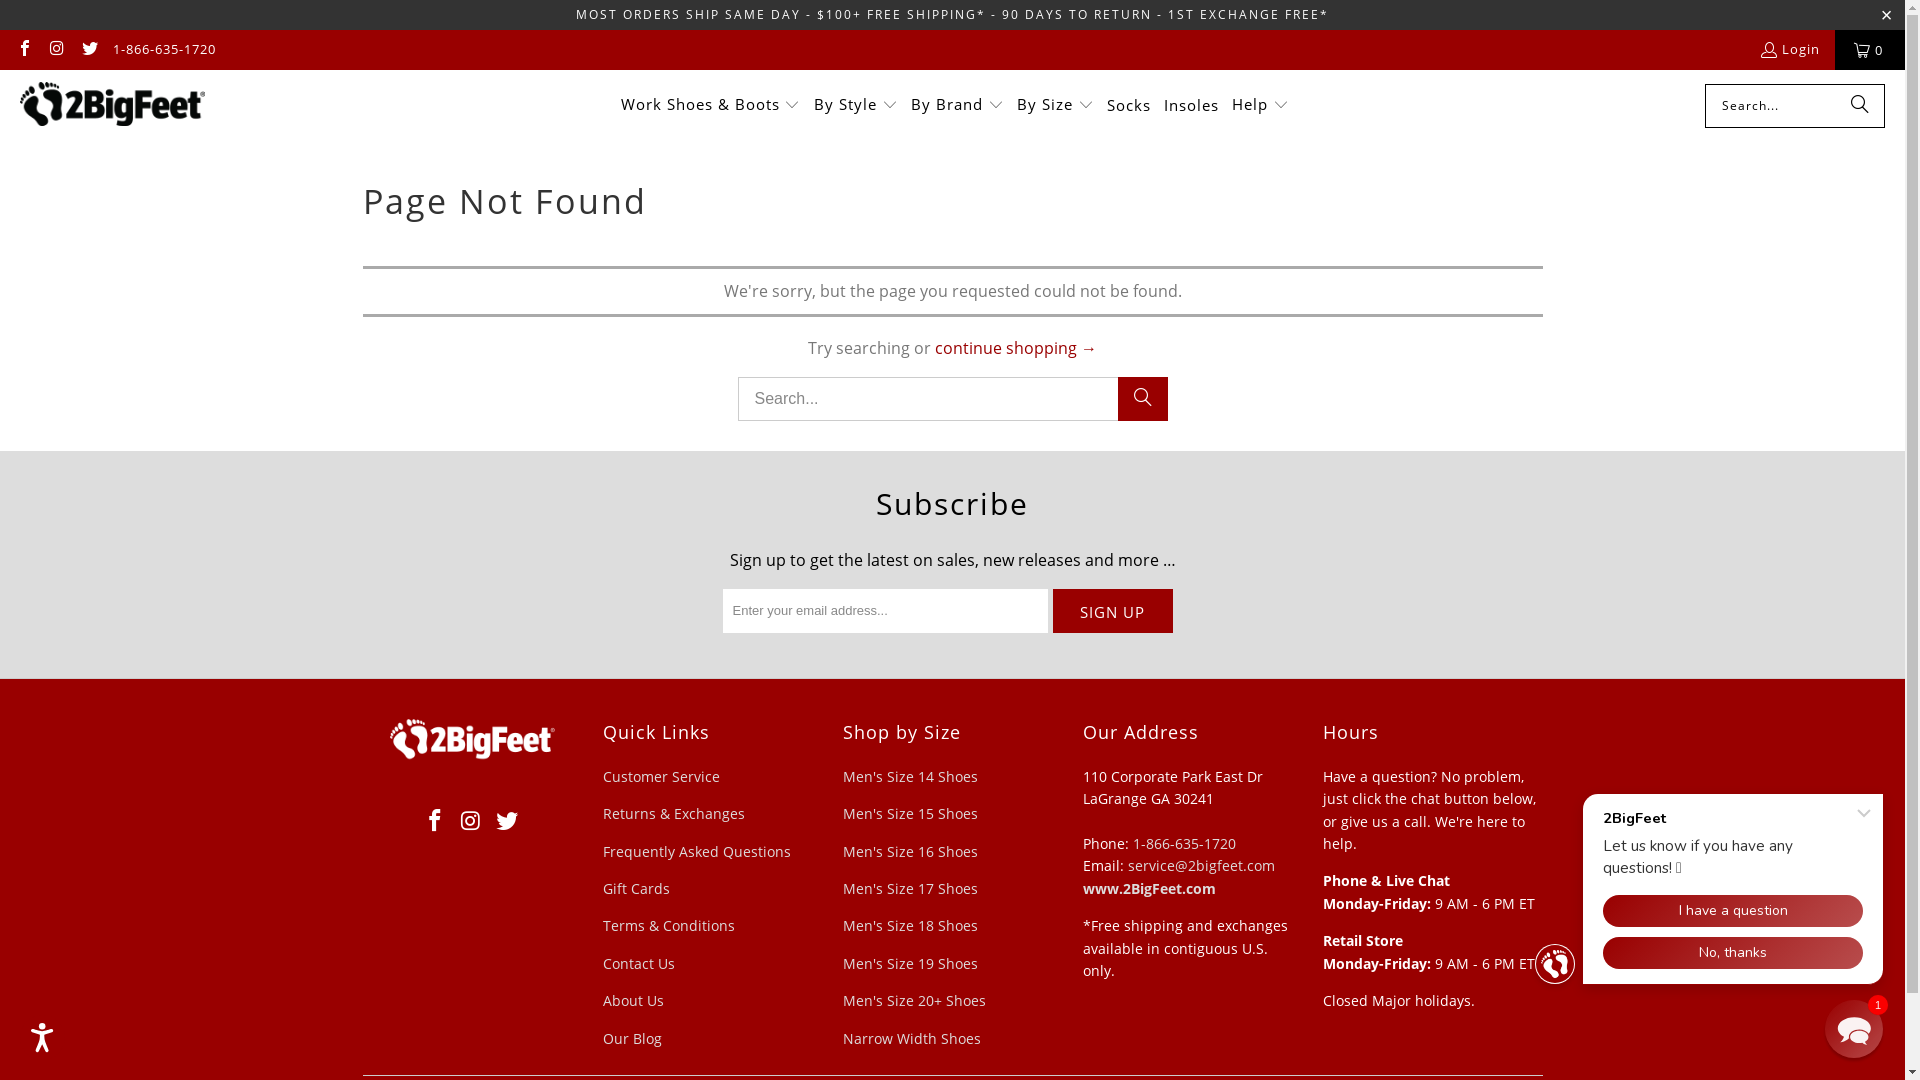 Image resolution: width=1920 pixels, height=1080 pixels. What do you see at coordinates (1148, 887) in the screenshot?
I see `'www.2BigFeet.com'` at bounding box center [1148, 887].